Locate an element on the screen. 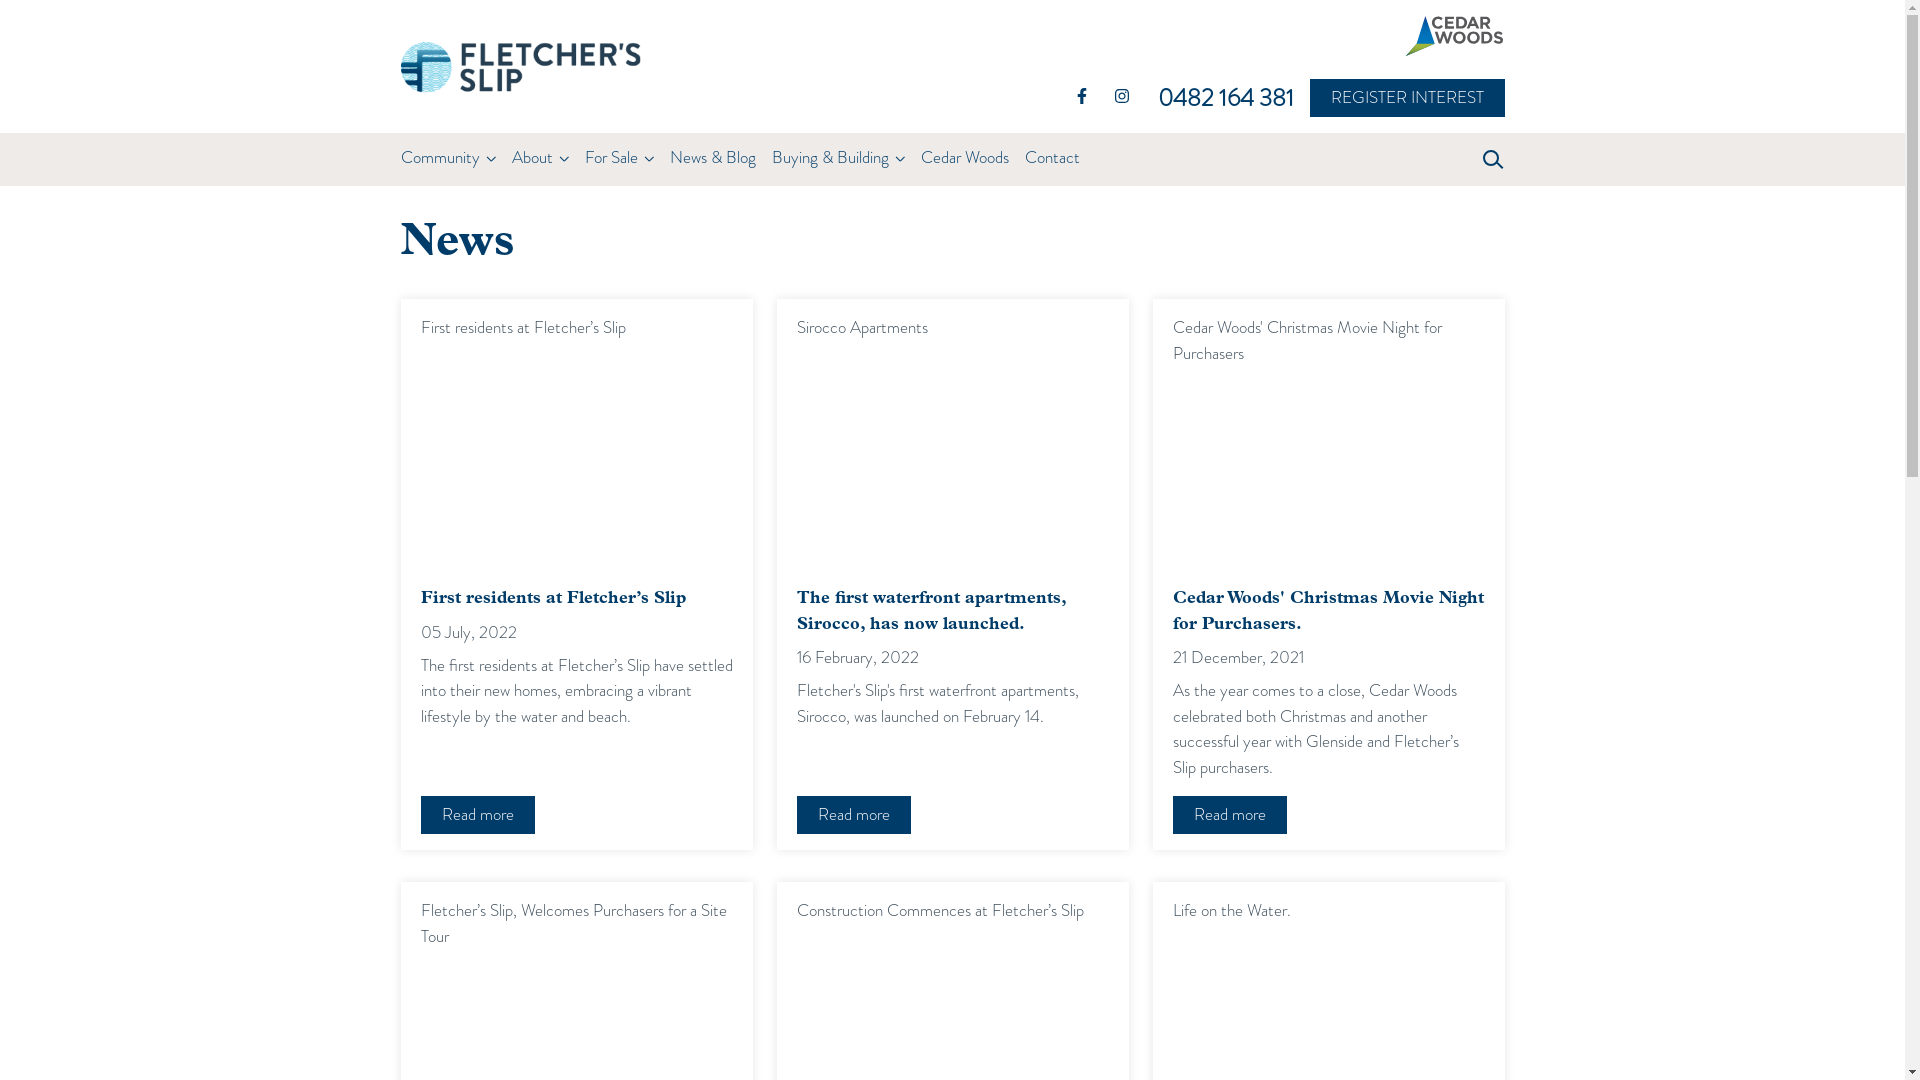  'Community' is located at coordinates (446, 157).